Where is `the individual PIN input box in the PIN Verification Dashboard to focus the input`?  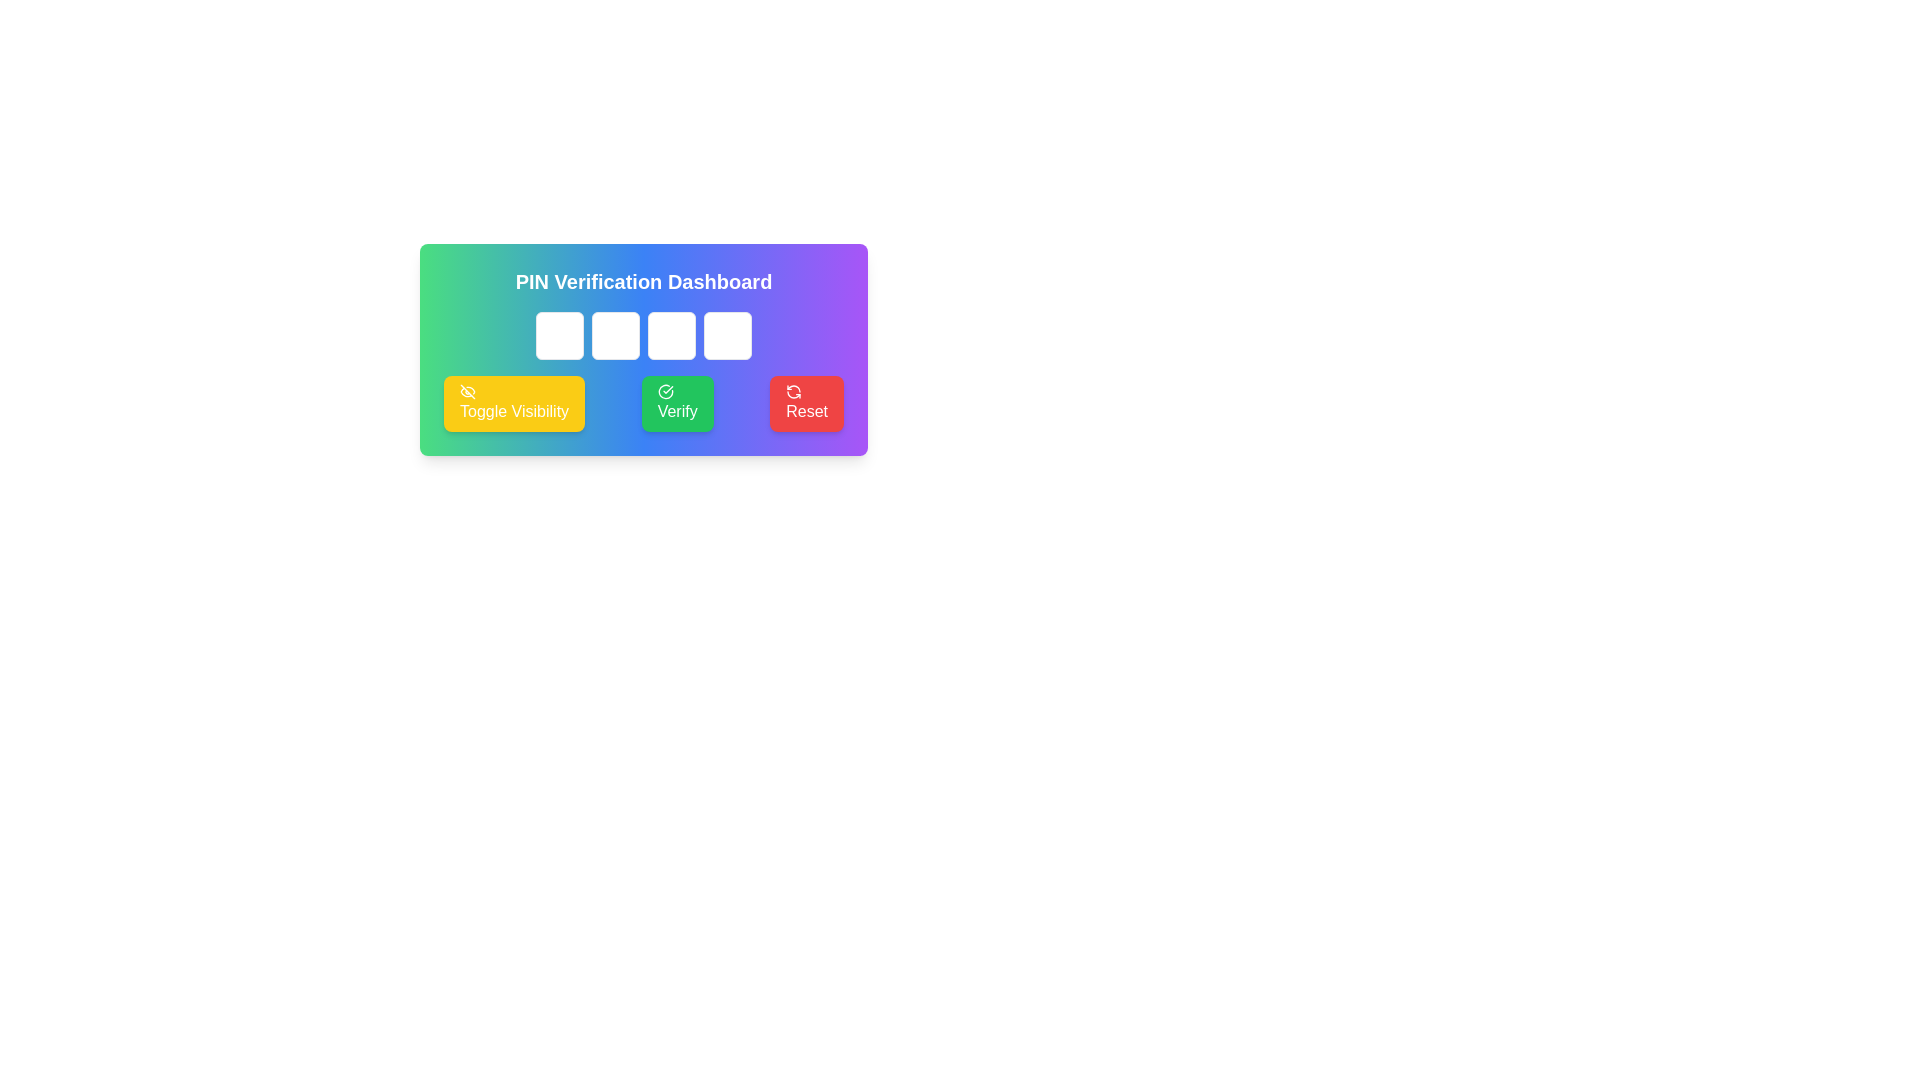 the individual PIN input box in the PIN Verification Dashboard to focus the input is located at coordinates (643, 334).